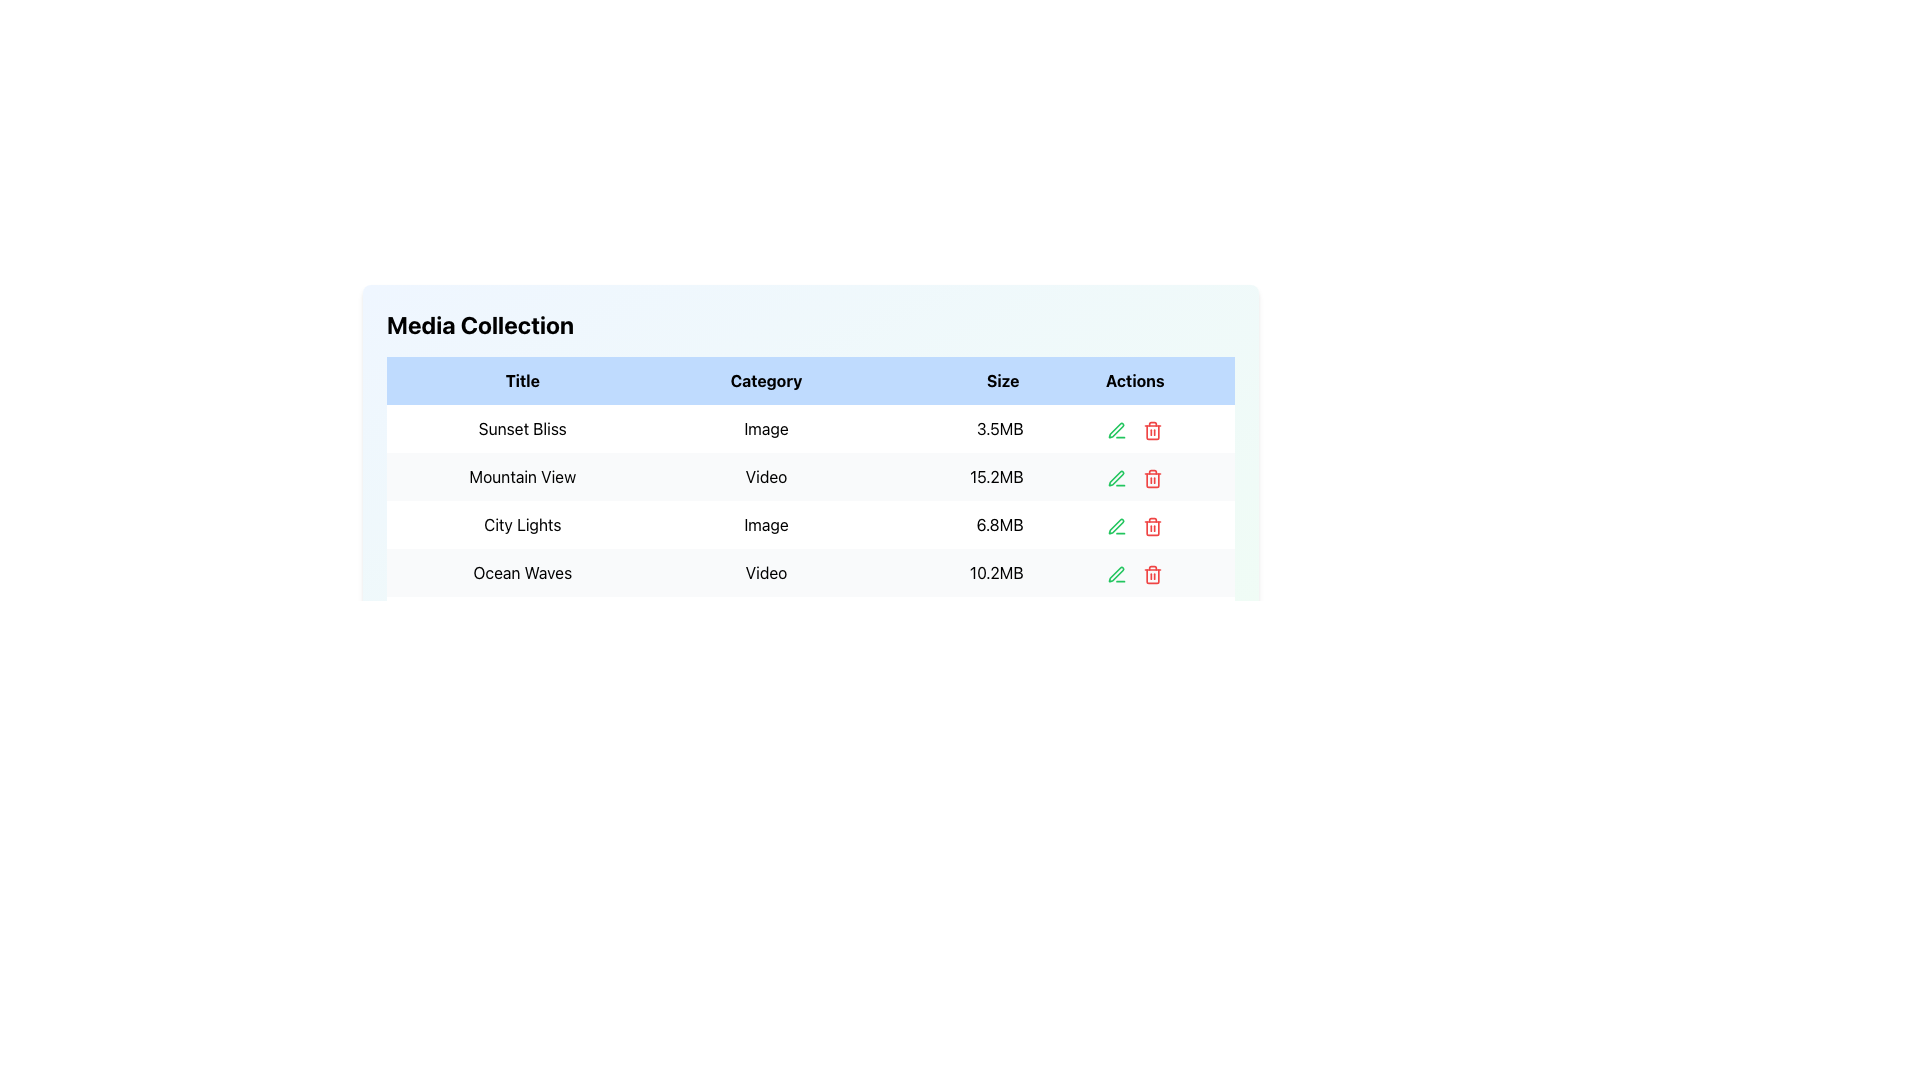 Image resolution: width=1920 pixels, height=1080 pixels. I want to click on the second row of the media items table, which displays metadata for the media item, to view its details, so click(811, 477).